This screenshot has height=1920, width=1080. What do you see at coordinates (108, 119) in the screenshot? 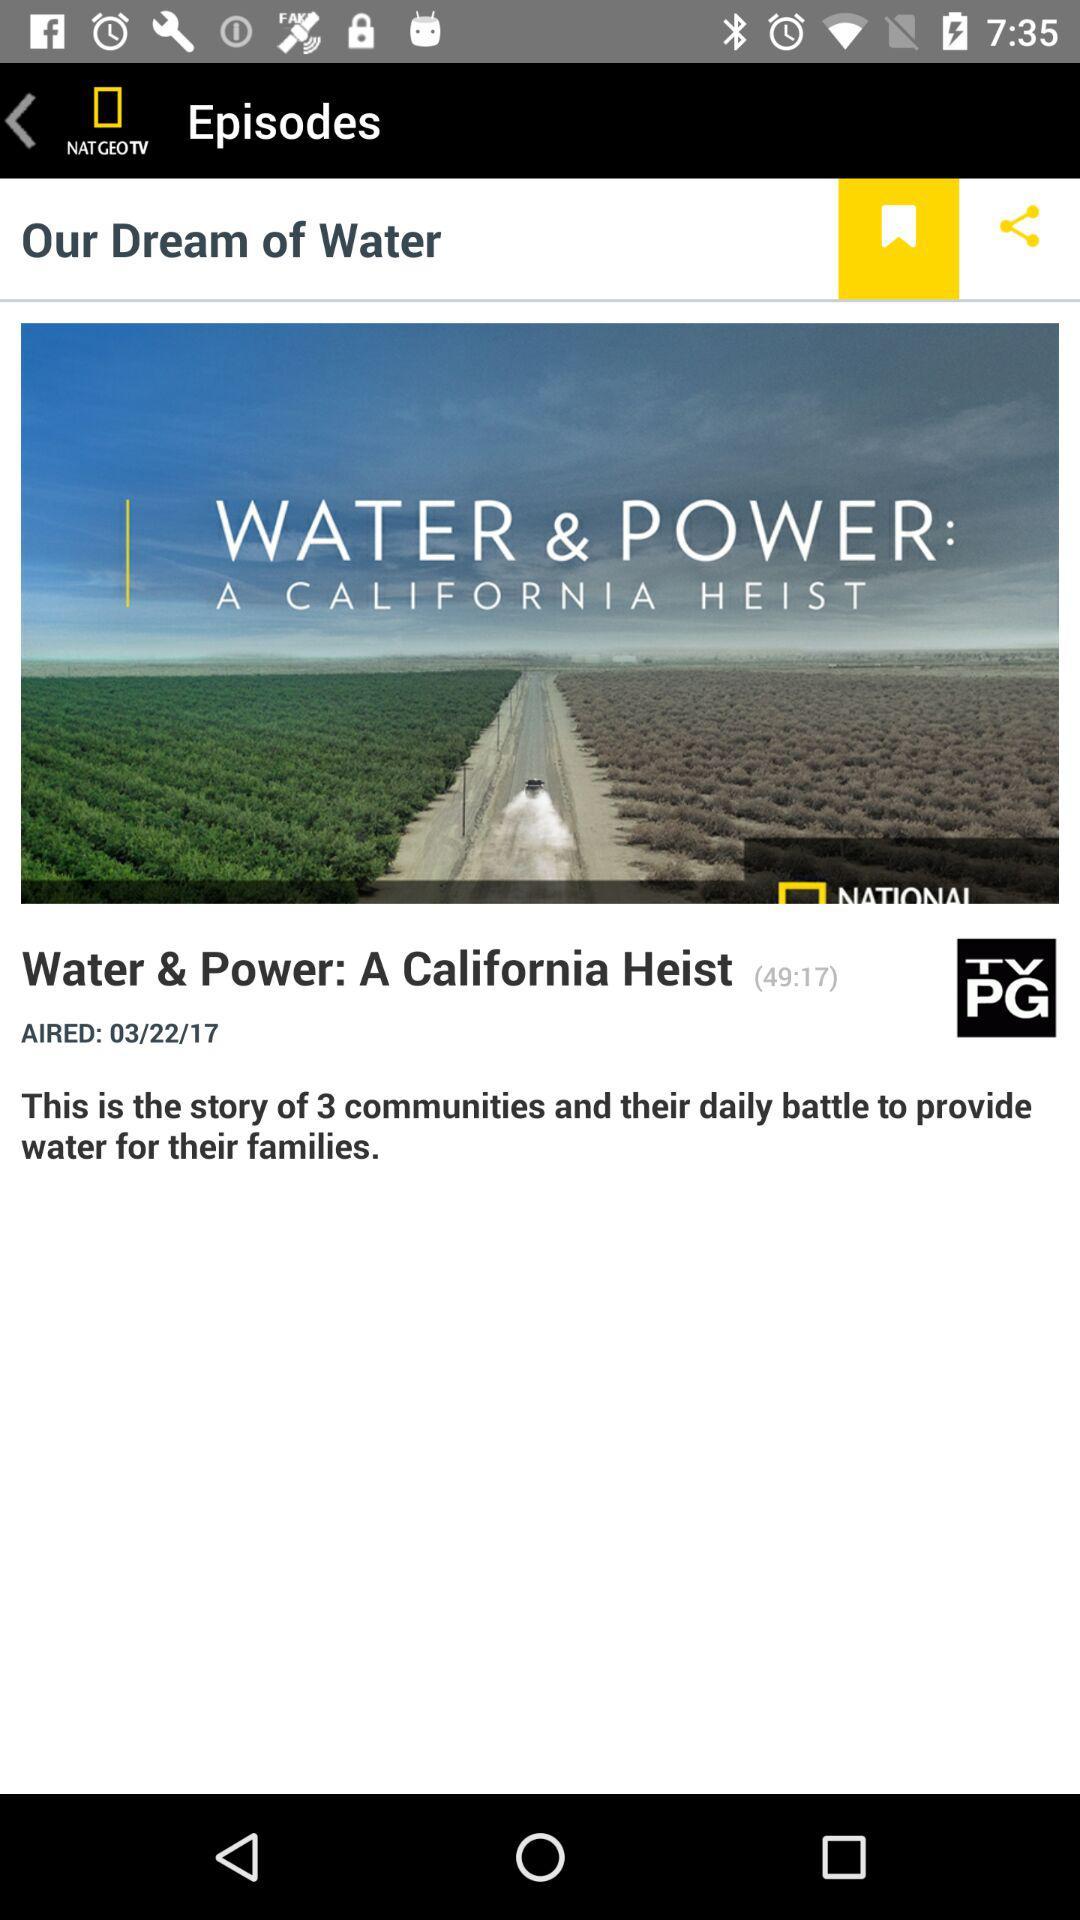
I see `print screen option` at bounding box center [108, 119].